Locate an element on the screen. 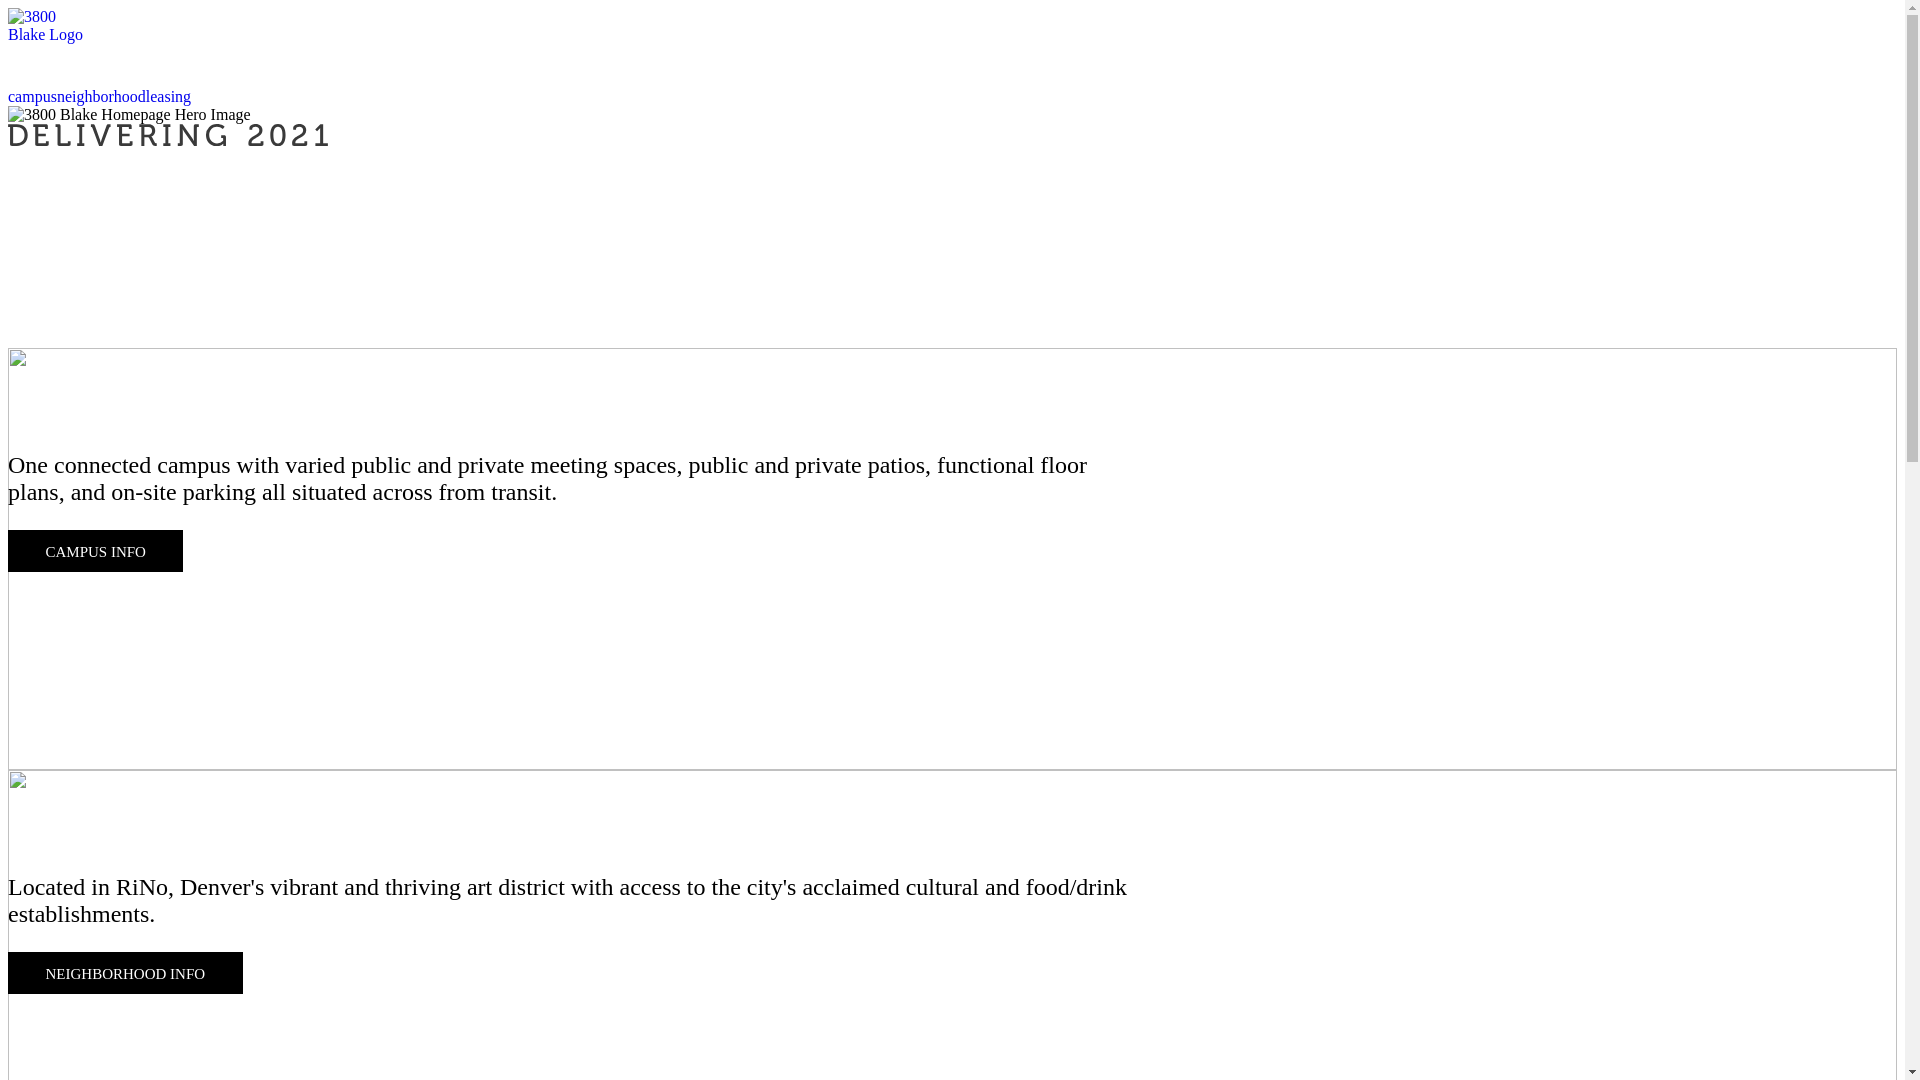  'neighborhood' is located at coordinates (100, 96).